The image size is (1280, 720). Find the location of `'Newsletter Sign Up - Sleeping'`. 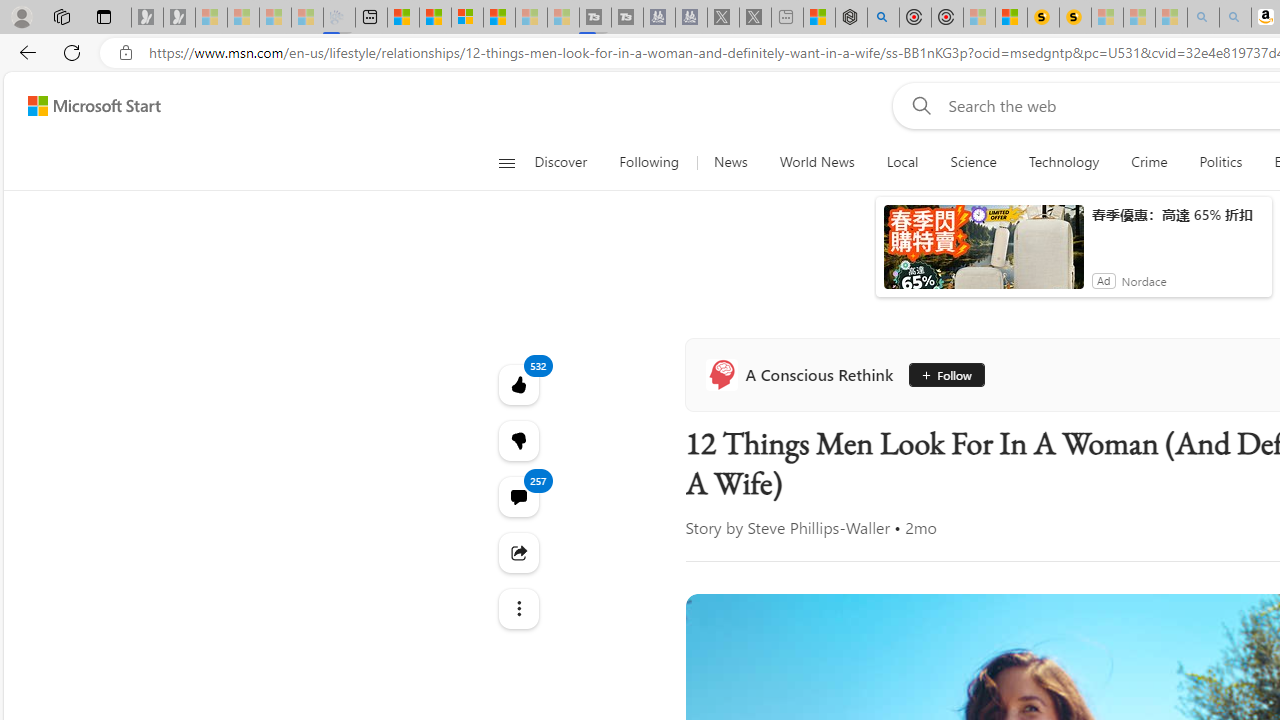

'Newsletter Sign Up - Sleeping' is located at coordinates (179, 17).